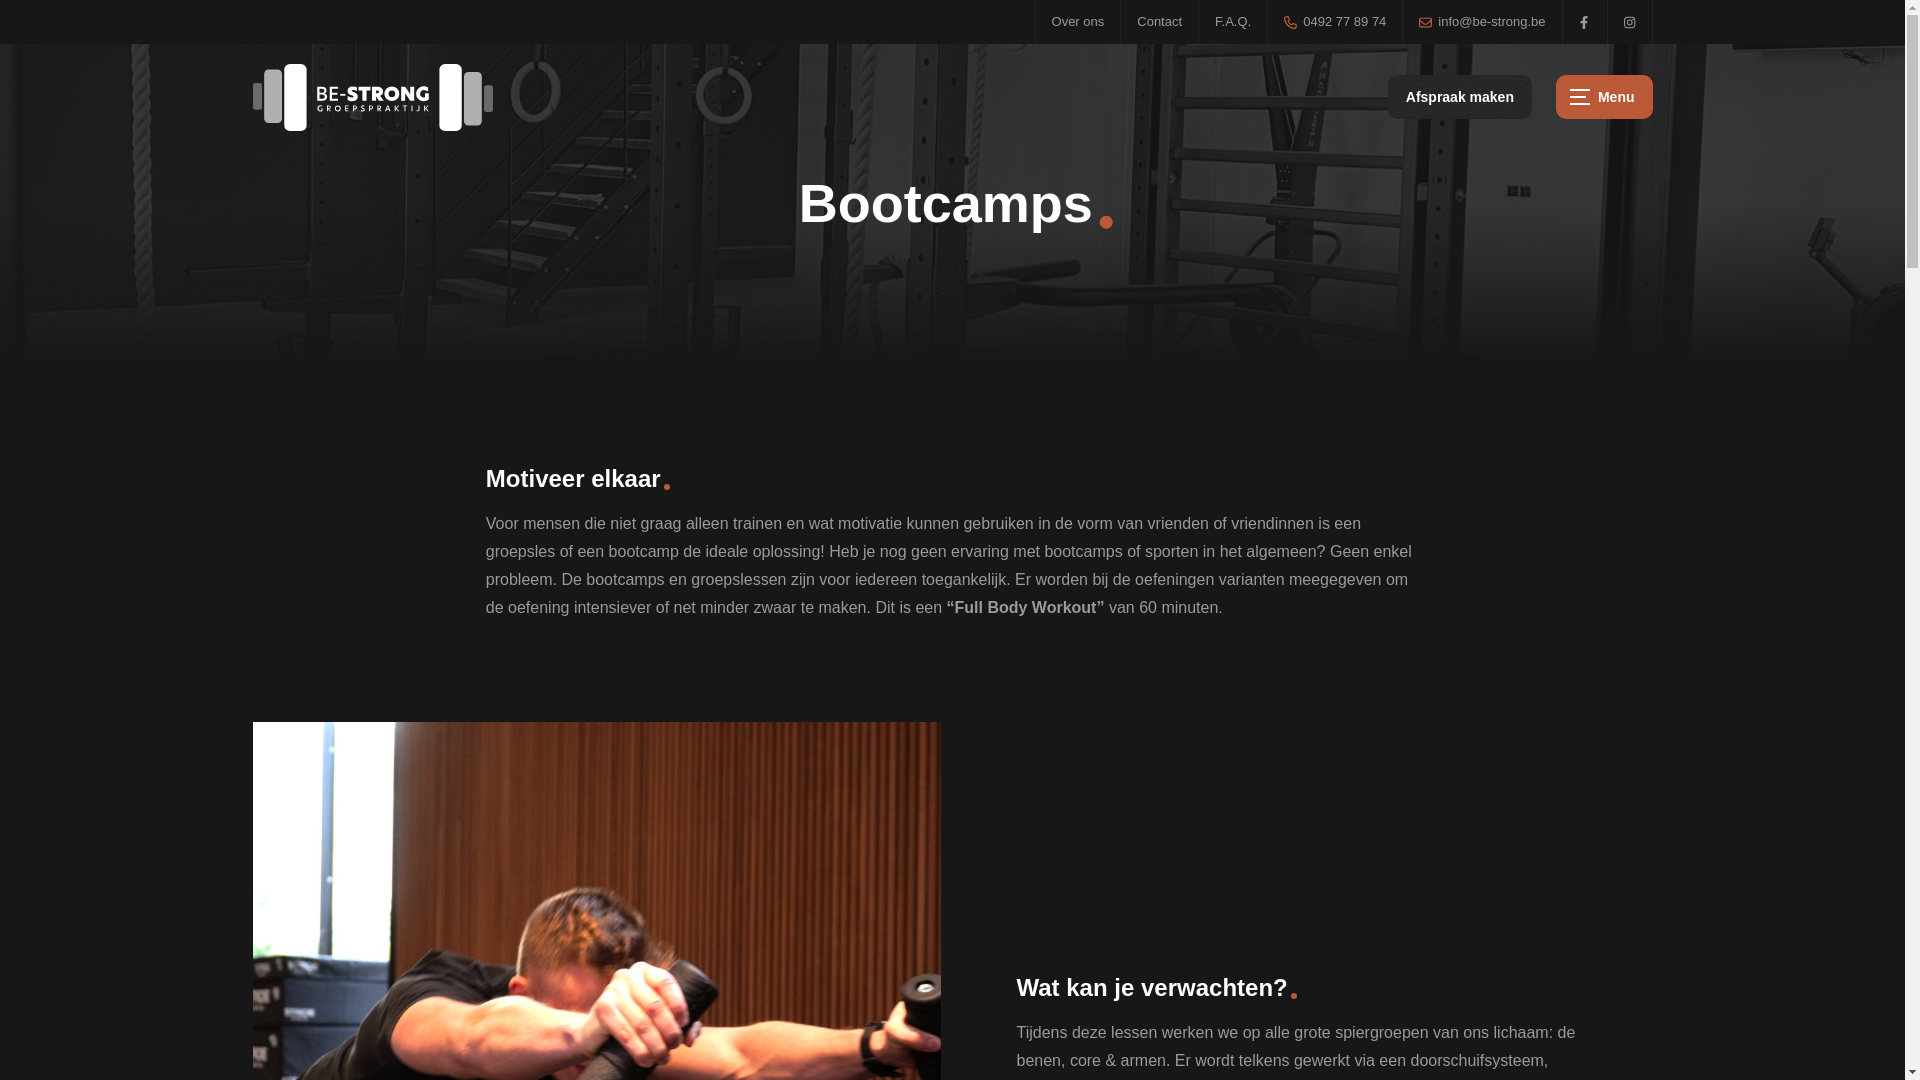  Describe the element at coordinates (1077, 22) in the screenshot. I see `'Over ons'` at that location.